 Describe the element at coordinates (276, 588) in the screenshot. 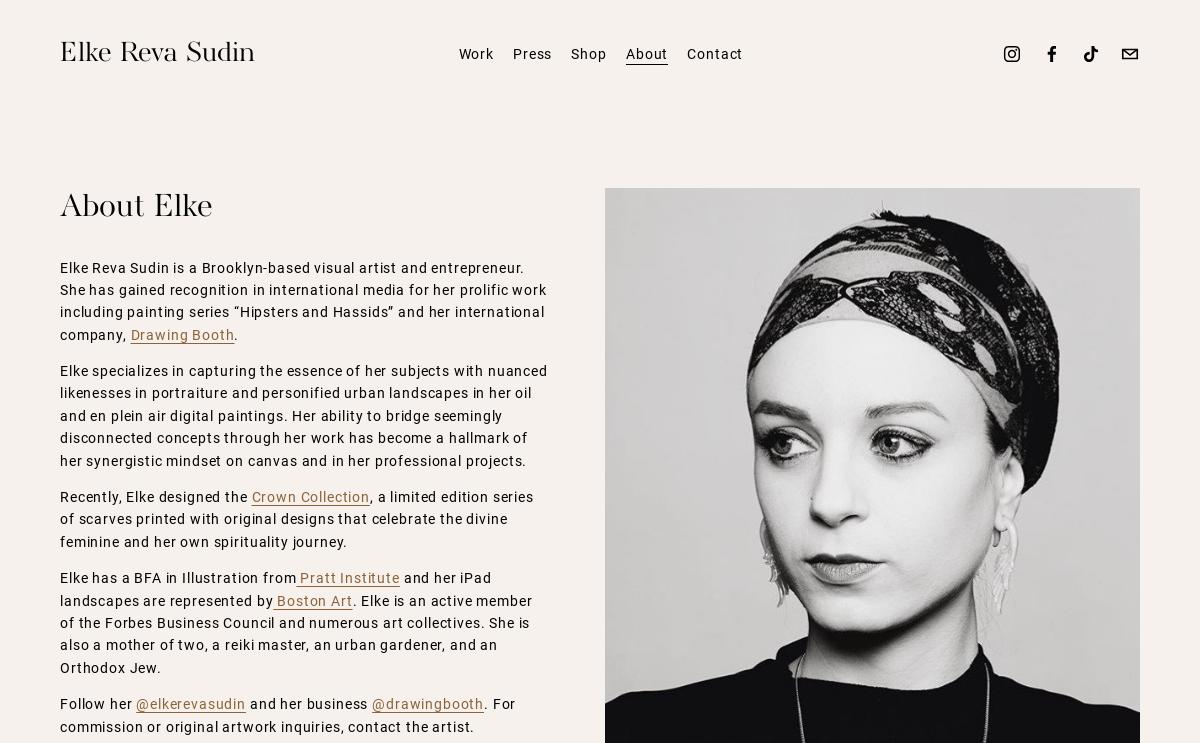

I see `'and her iPad landscapes are represented by'` at that location.